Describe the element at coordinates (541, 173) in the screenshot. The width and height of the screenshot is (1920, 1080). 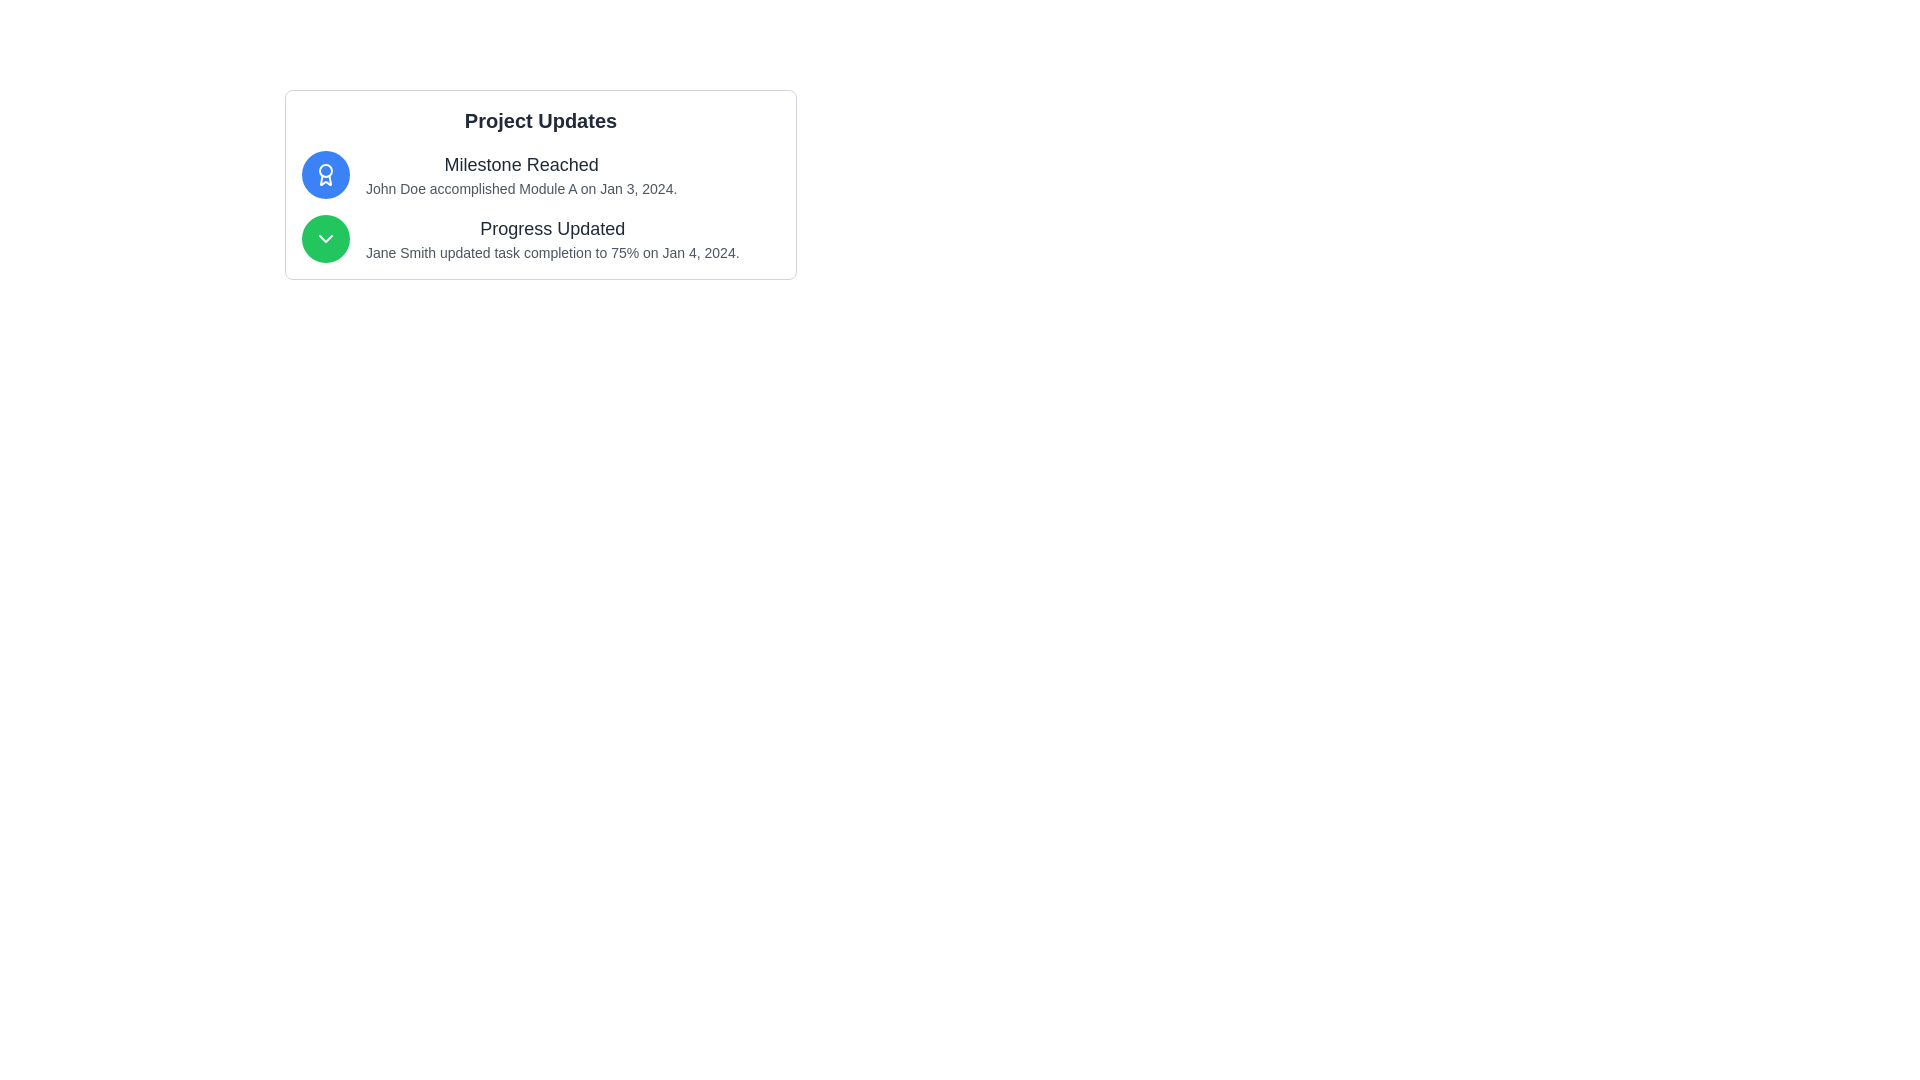
I see `the first item in the notification-style list, featuring a blue badge icon with an award symbol and the text 'Milestone Reached'` at that location.